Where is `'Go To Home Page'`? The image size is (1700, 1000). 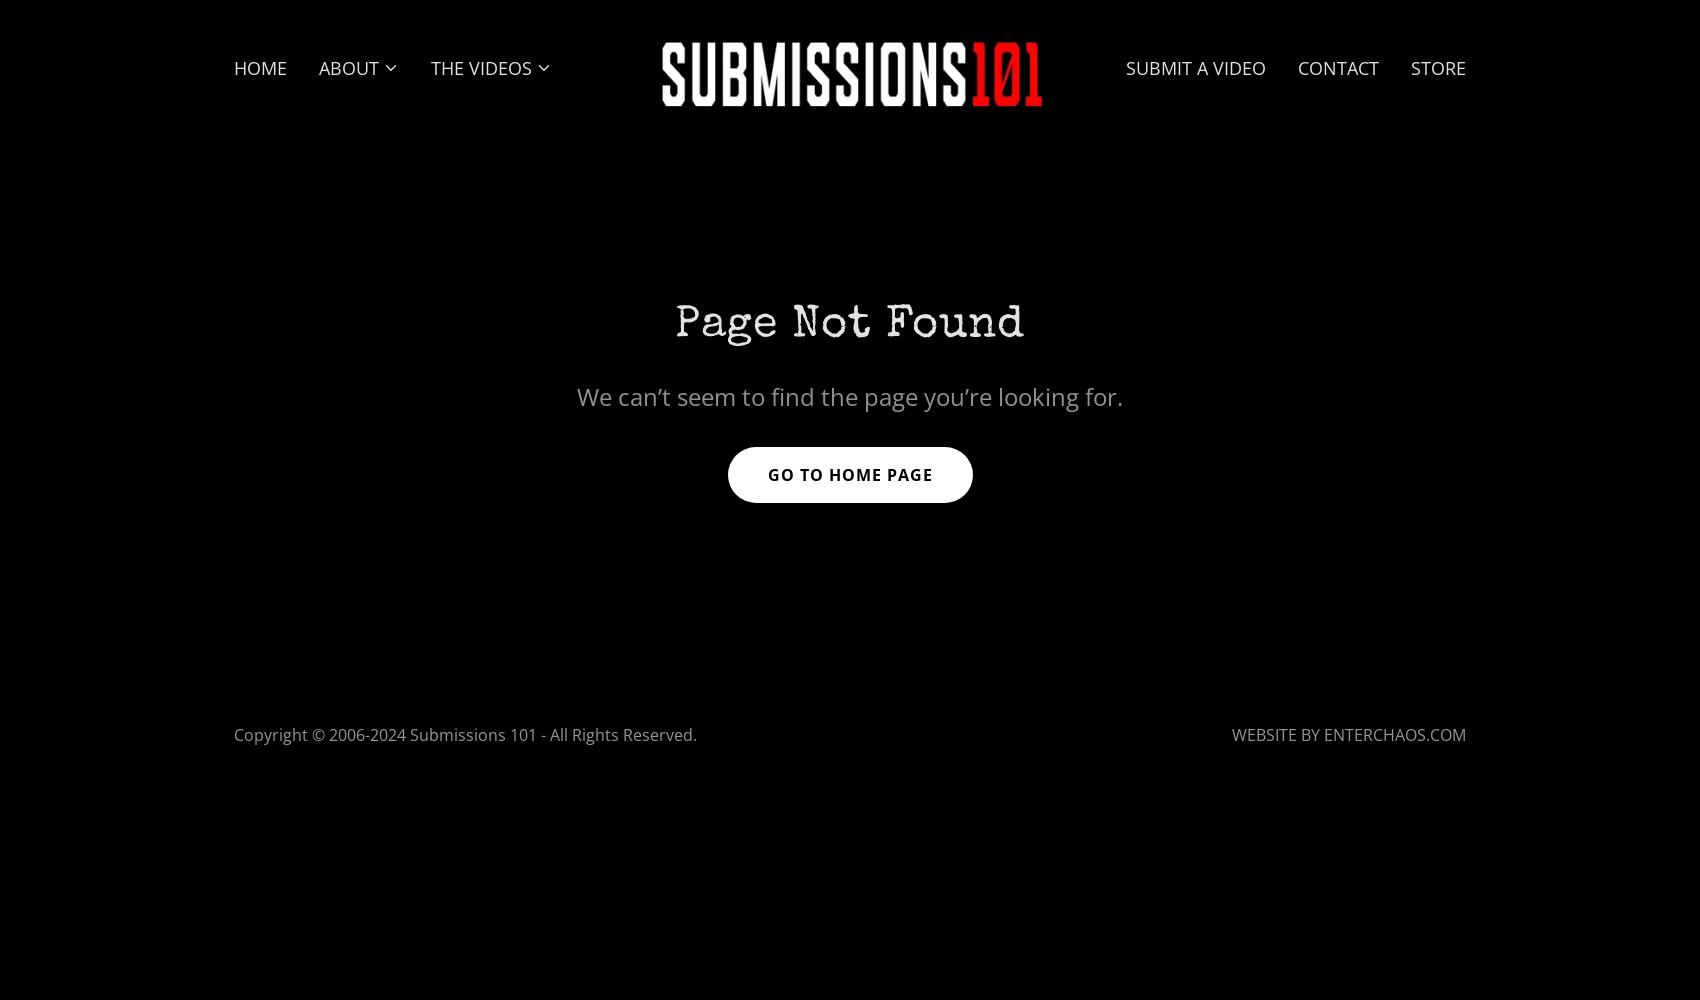
'Go To Home Page' is located at coordinates (766, 474).